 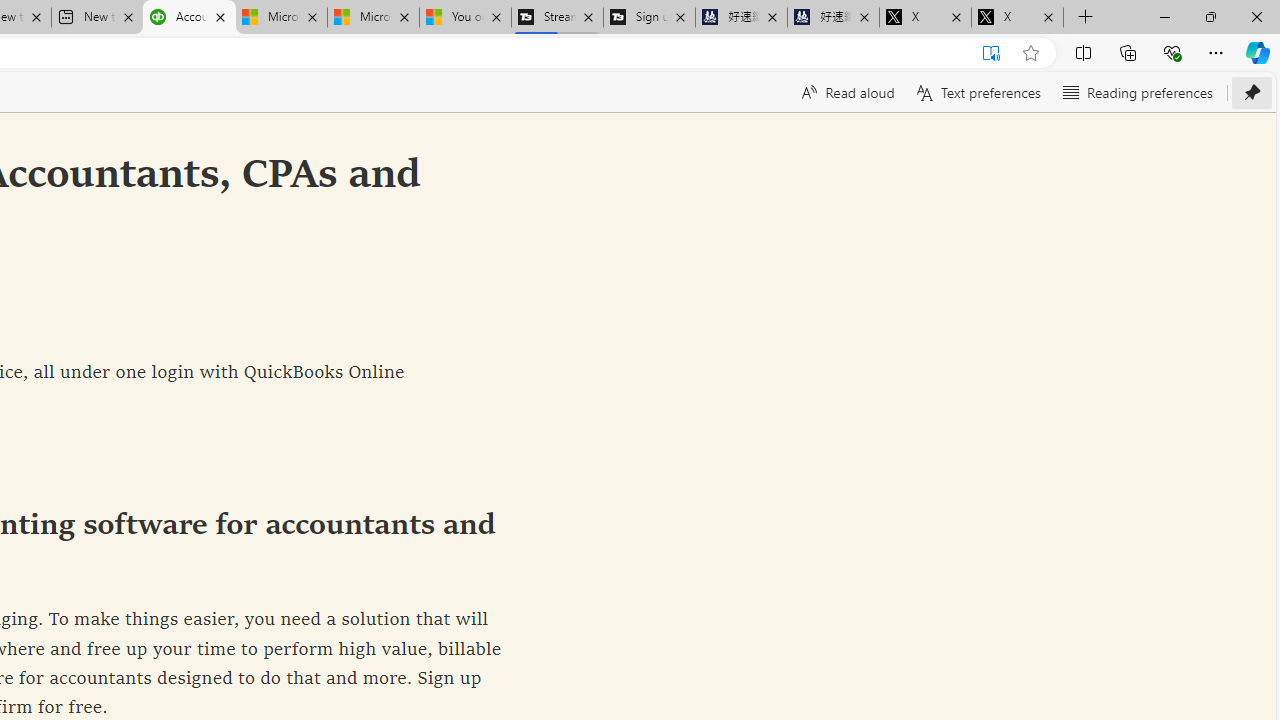 What do you see at coordinates (846, 92) in the screenshot?
I see `'Read aloud'` at bounding box center [846, 92].